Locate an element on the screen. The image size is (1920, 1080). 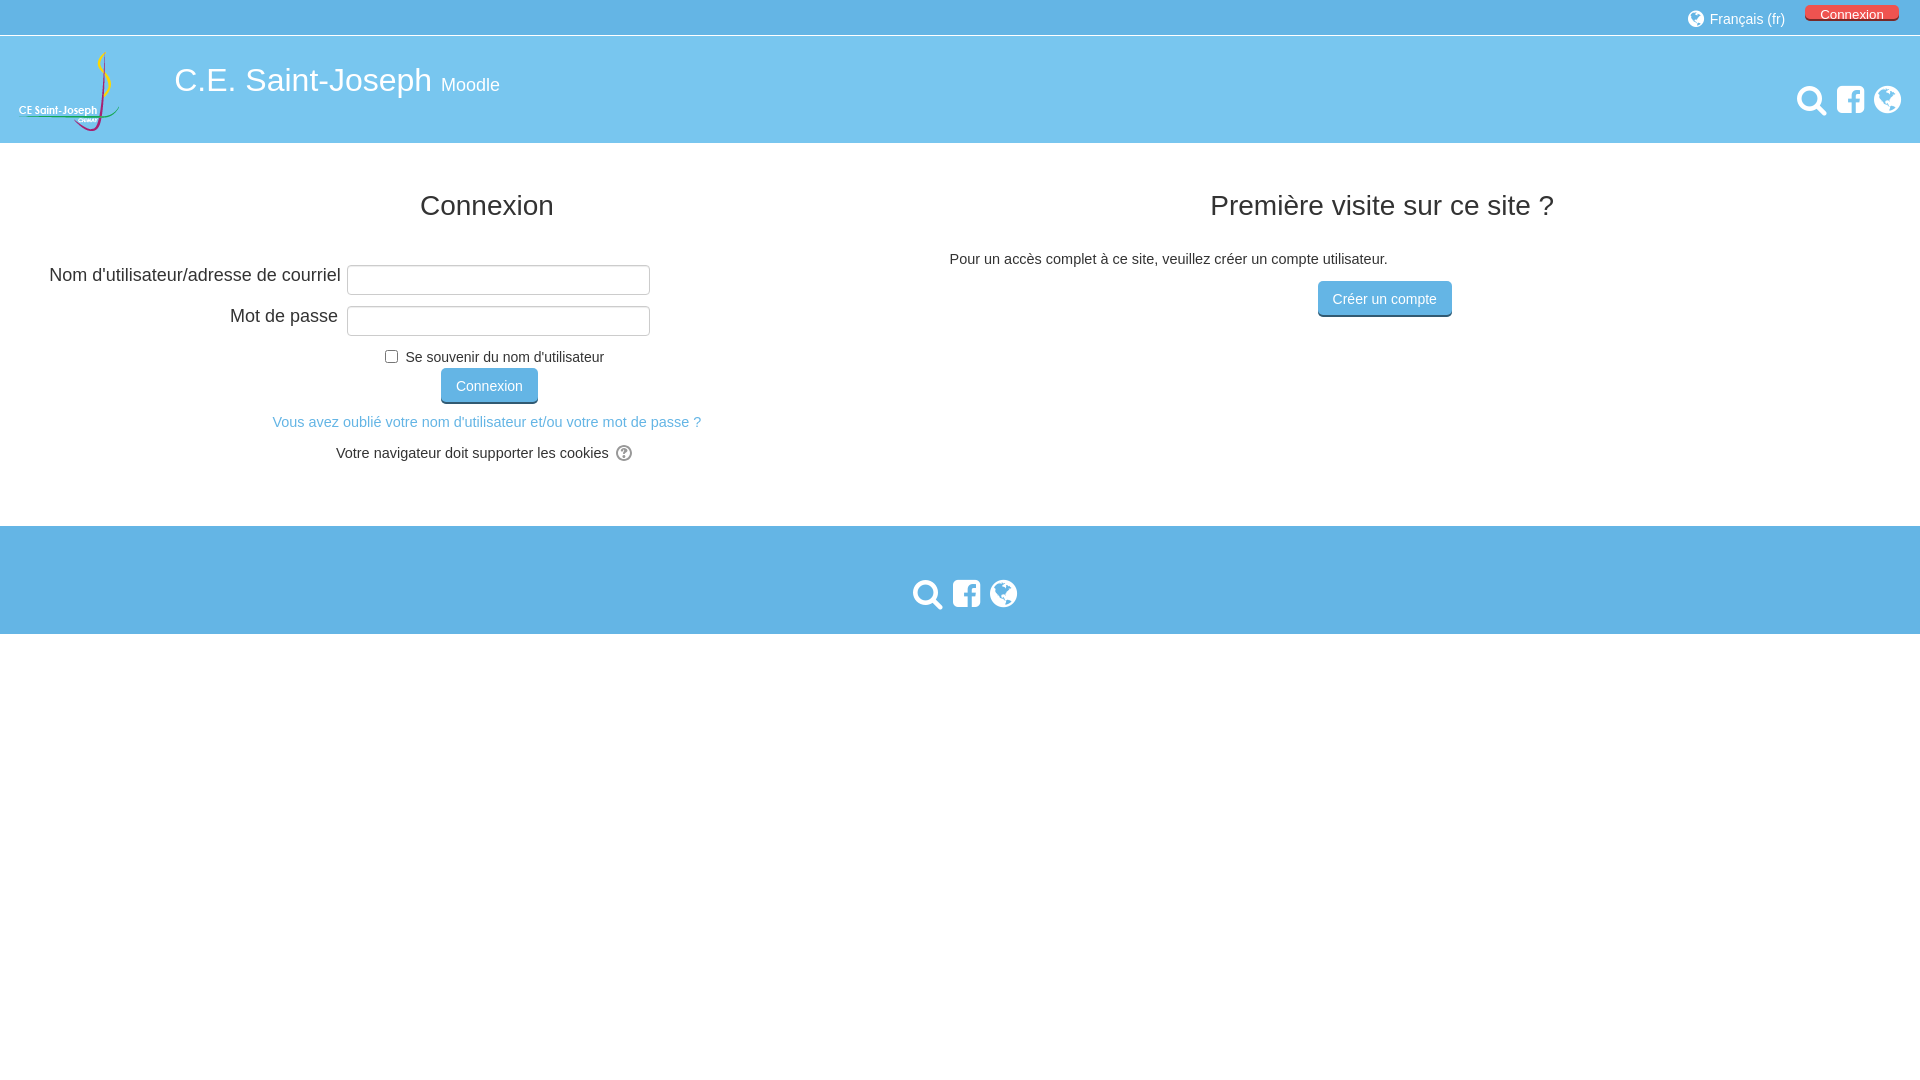
'Connexion' is located at coordinates (1851, 12).